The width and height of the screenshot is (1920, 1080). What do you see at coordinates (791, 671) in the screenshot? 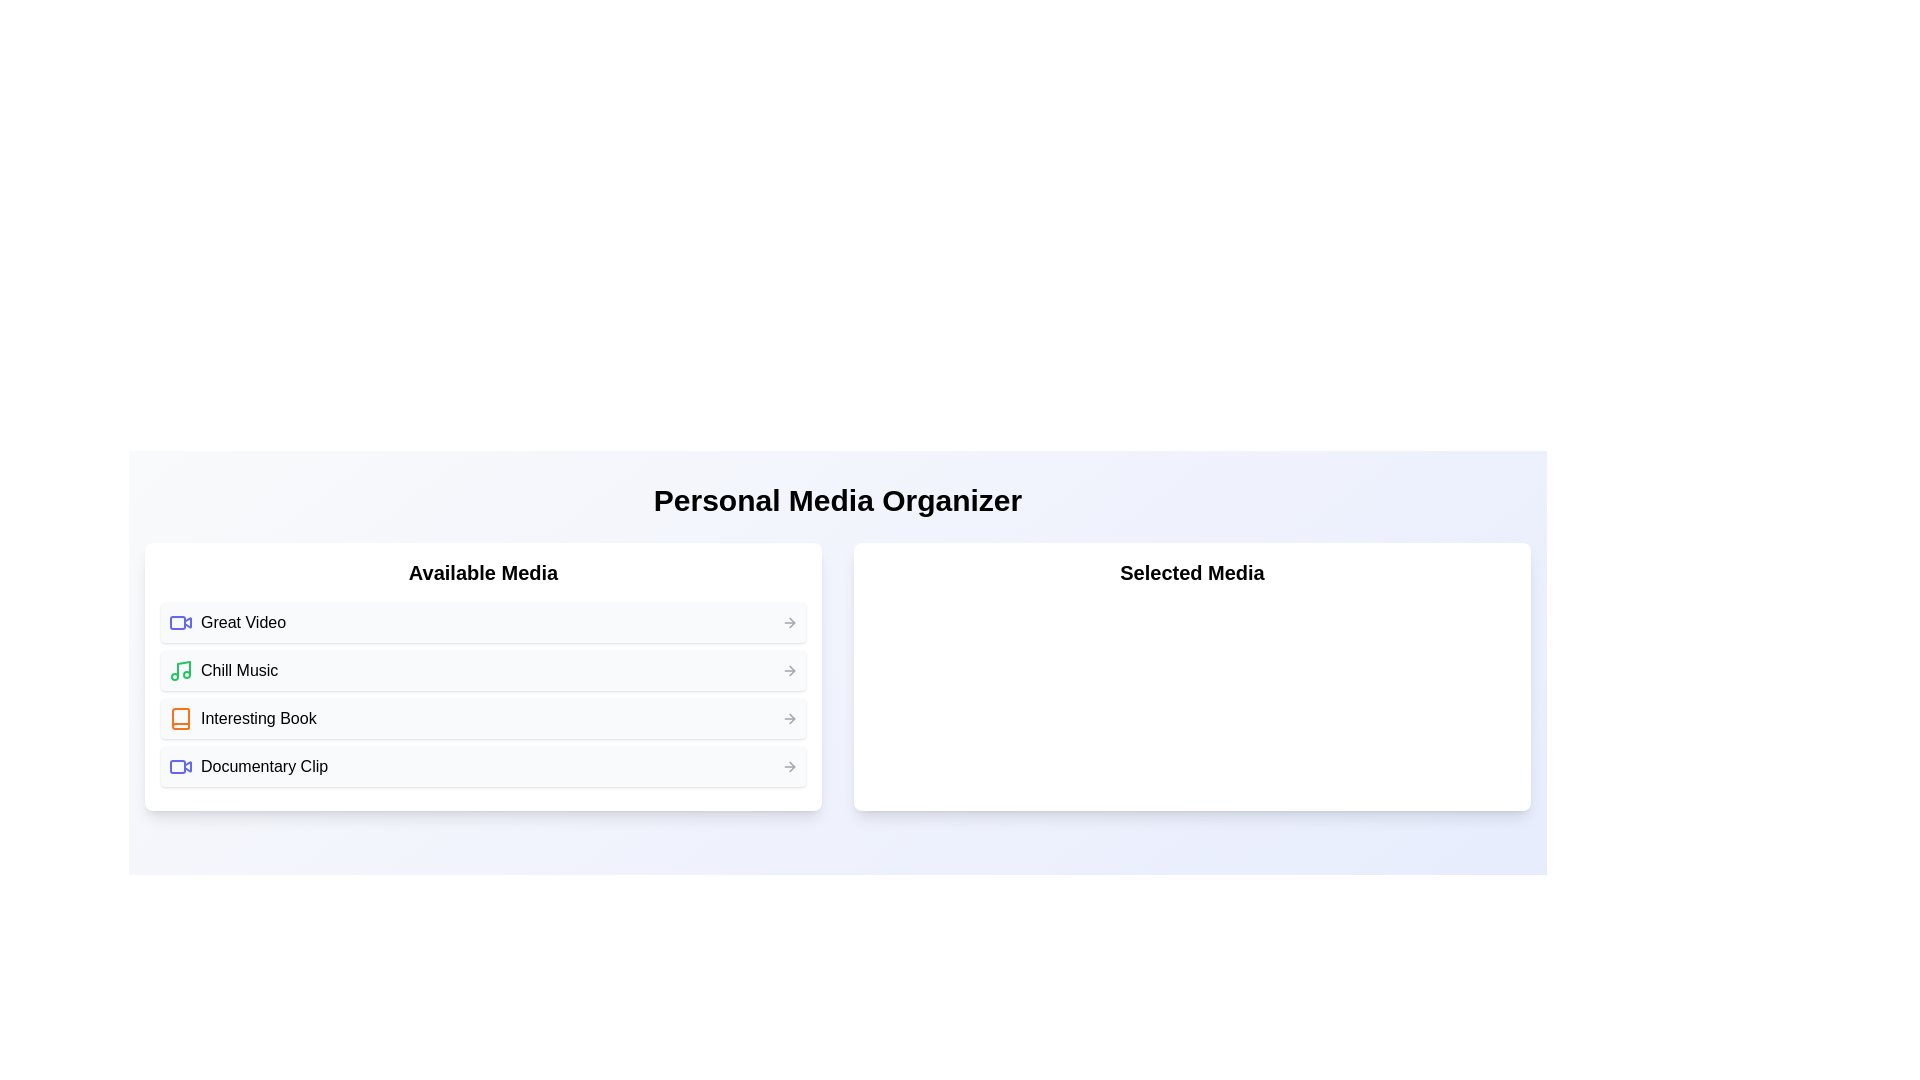
I see `the interactive icon located to the right of the 'Chill Music' text in the 'Available Media' list` at bounding box center [791, 671].